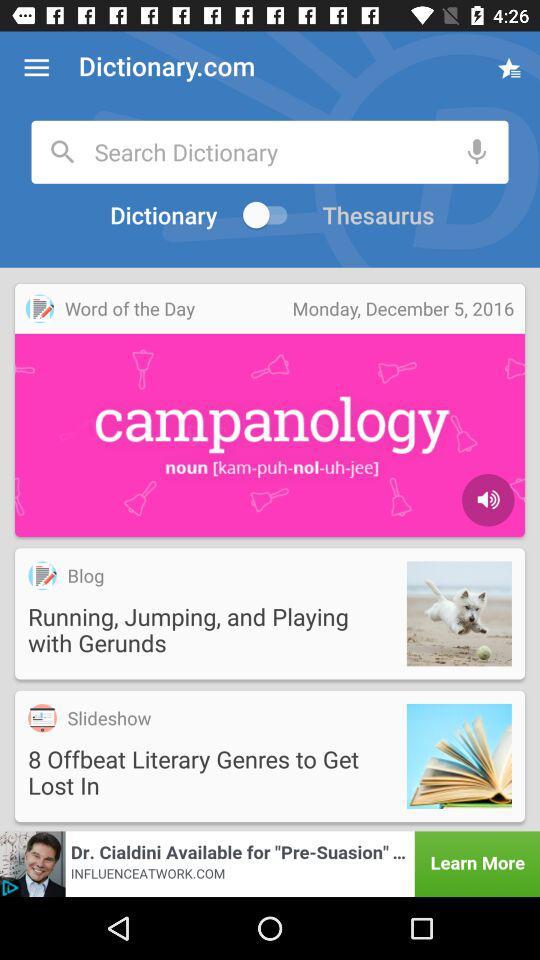  What do you see at coordinates (487, 499) in the screenshot?
I see `the volume icon which is at the right side on the page` at bounding box center [487, 499].